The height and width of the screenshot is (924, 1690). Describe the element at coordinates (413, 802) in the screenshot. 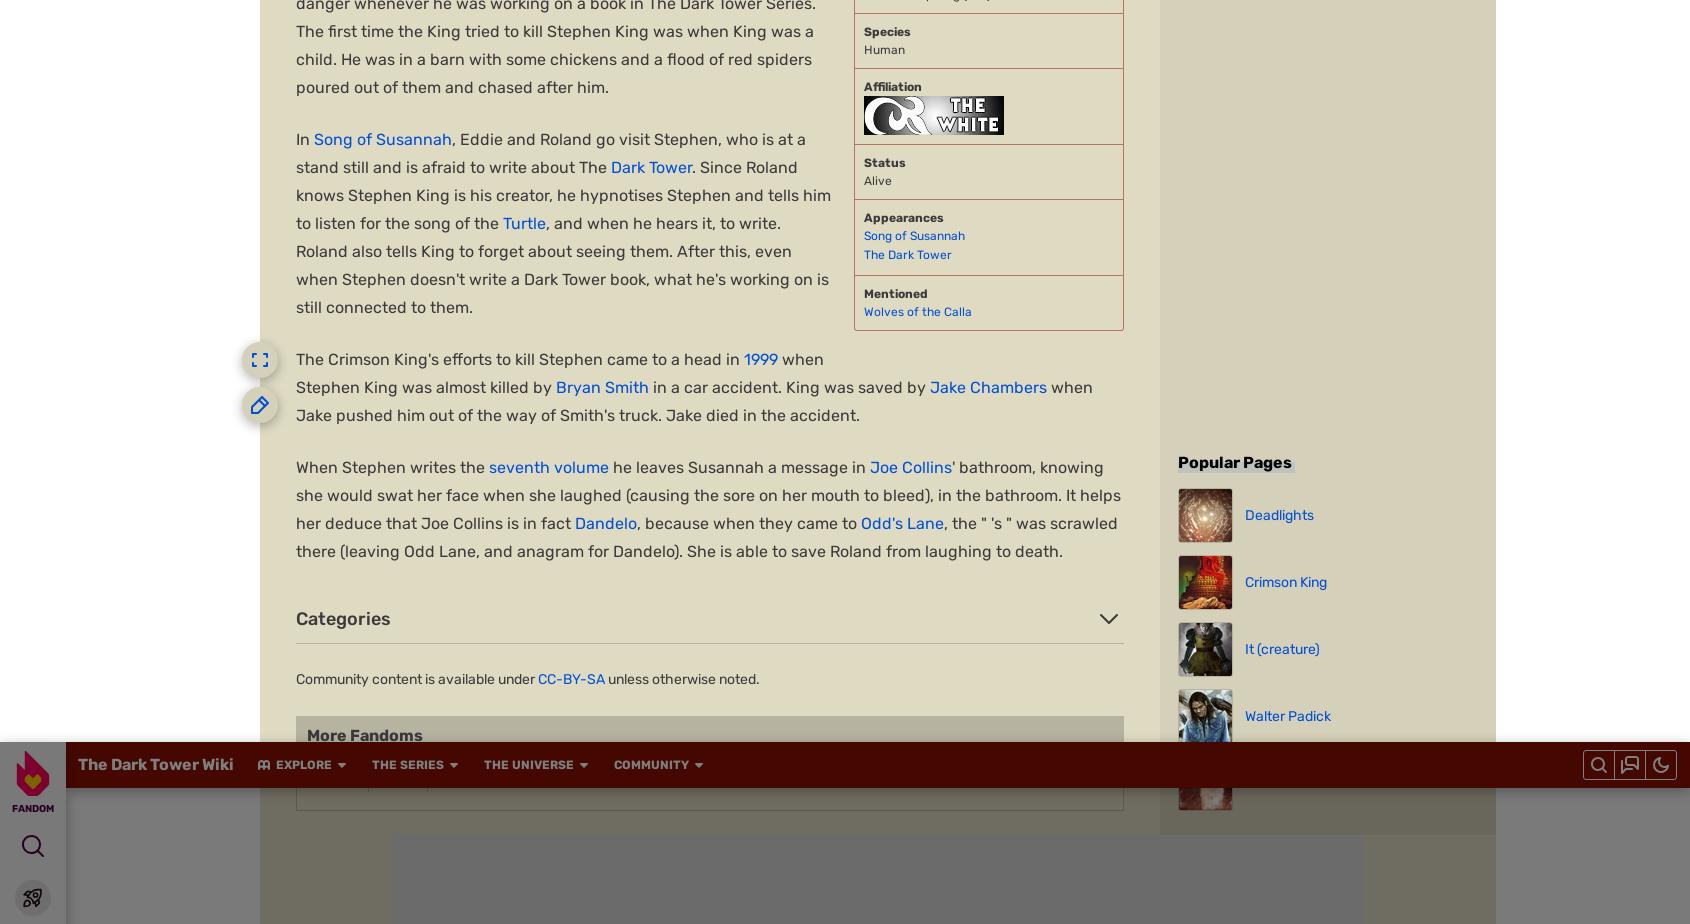

I see `'Muthead'` at that location.